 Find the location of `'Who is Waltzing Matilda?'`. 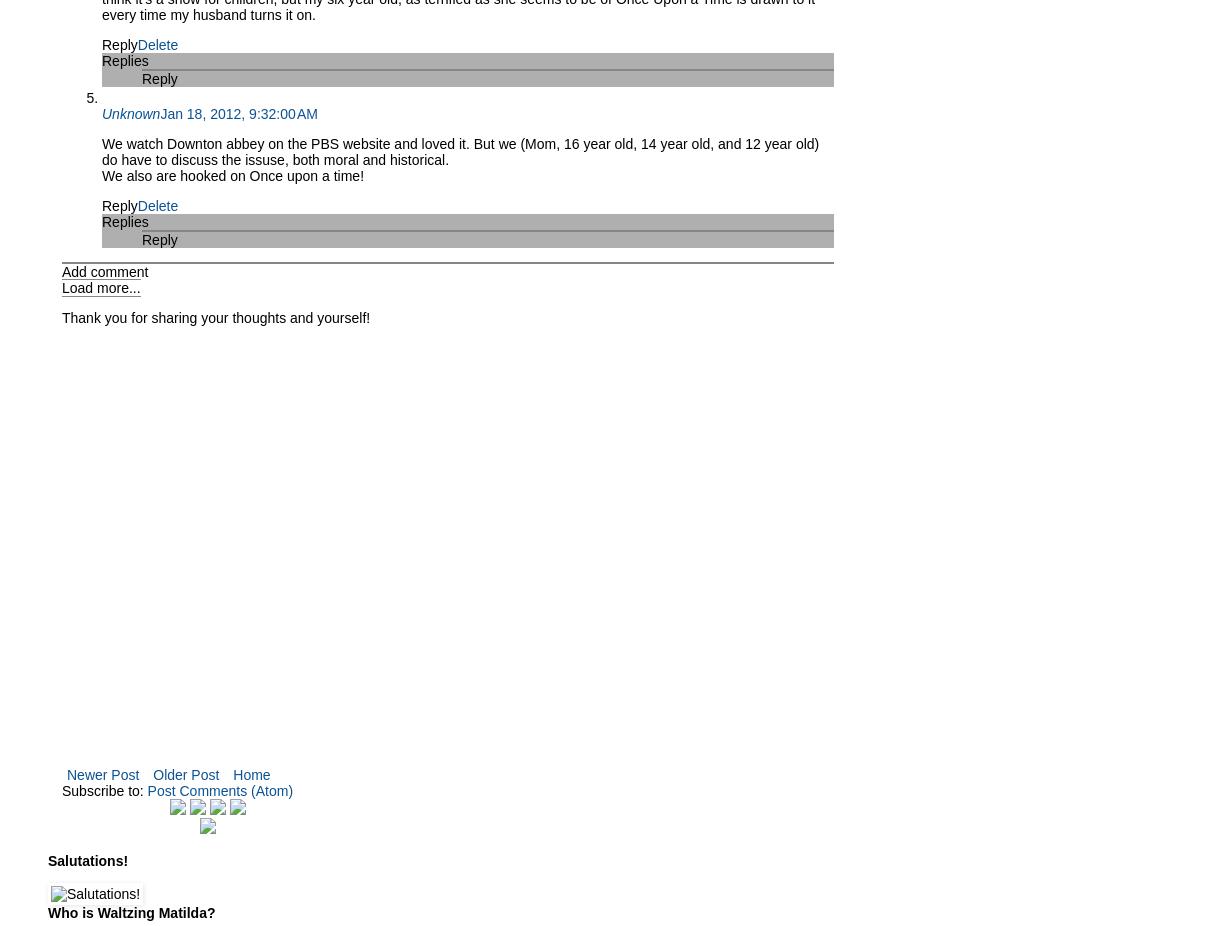

'Who is Waltzing Matilda?' is located at coordinates (130, 913).